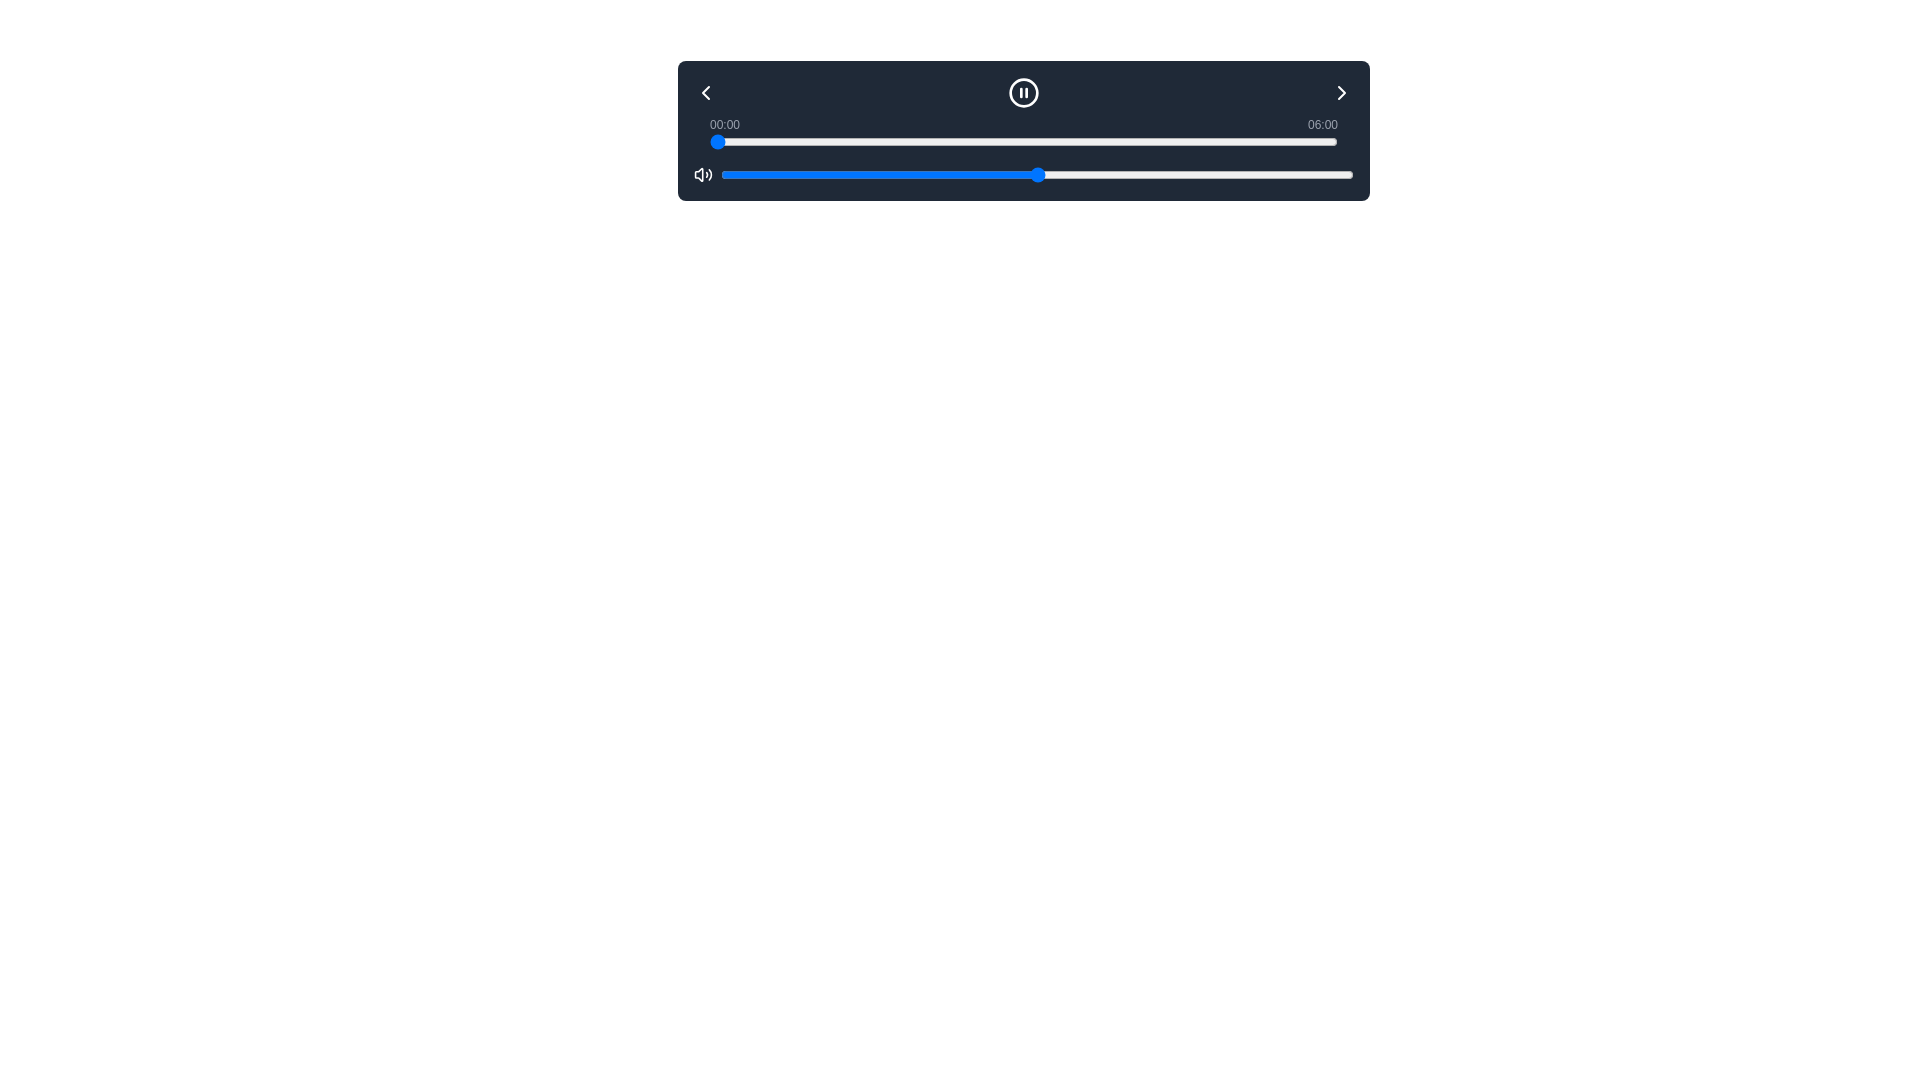 The width and height of the screenshot is (1920, 1080). What do you see at coordinates (1325, 141) in the screenshot?
I see `the slider` at bounding box center [1325, 141].